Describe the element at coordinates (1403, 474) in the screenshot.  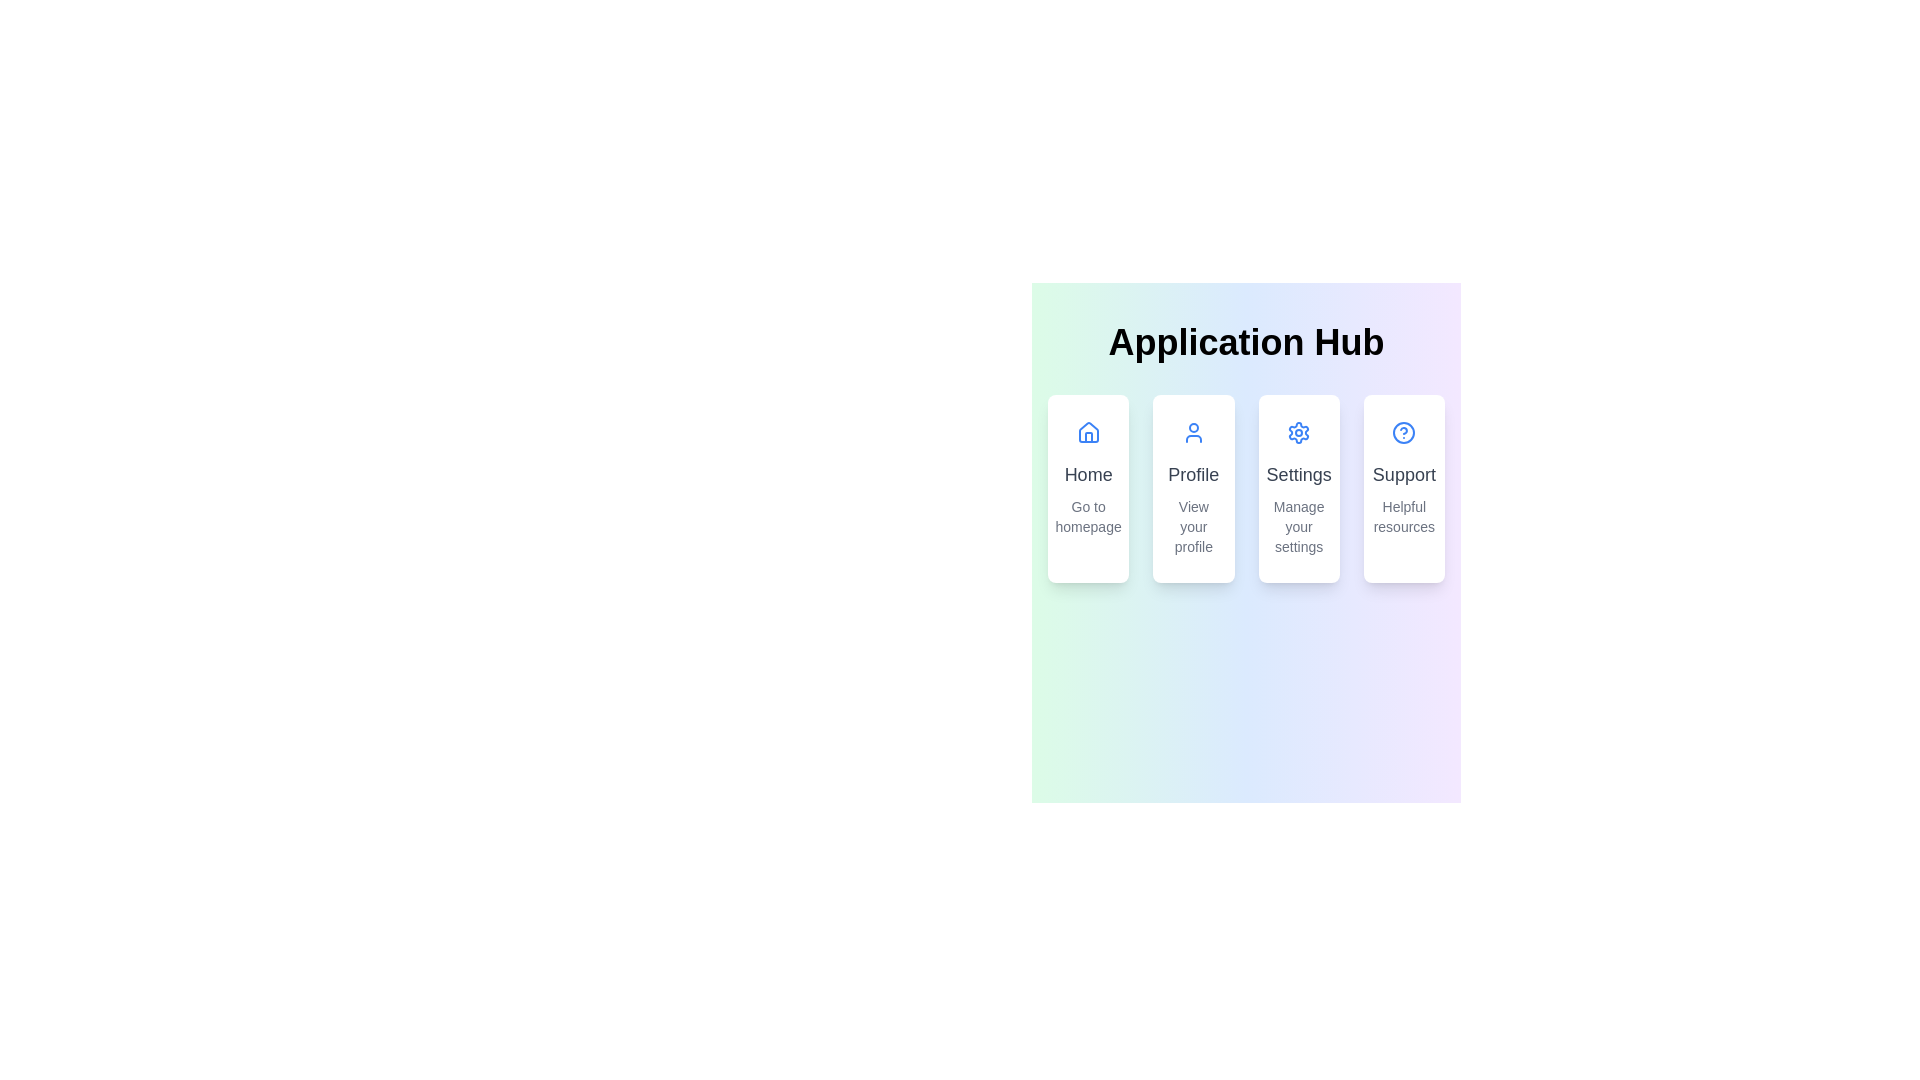
I see `the header text 'Support' which is located inside the fourth card from the left, identifying the subject of the card and centered within it` at that location.